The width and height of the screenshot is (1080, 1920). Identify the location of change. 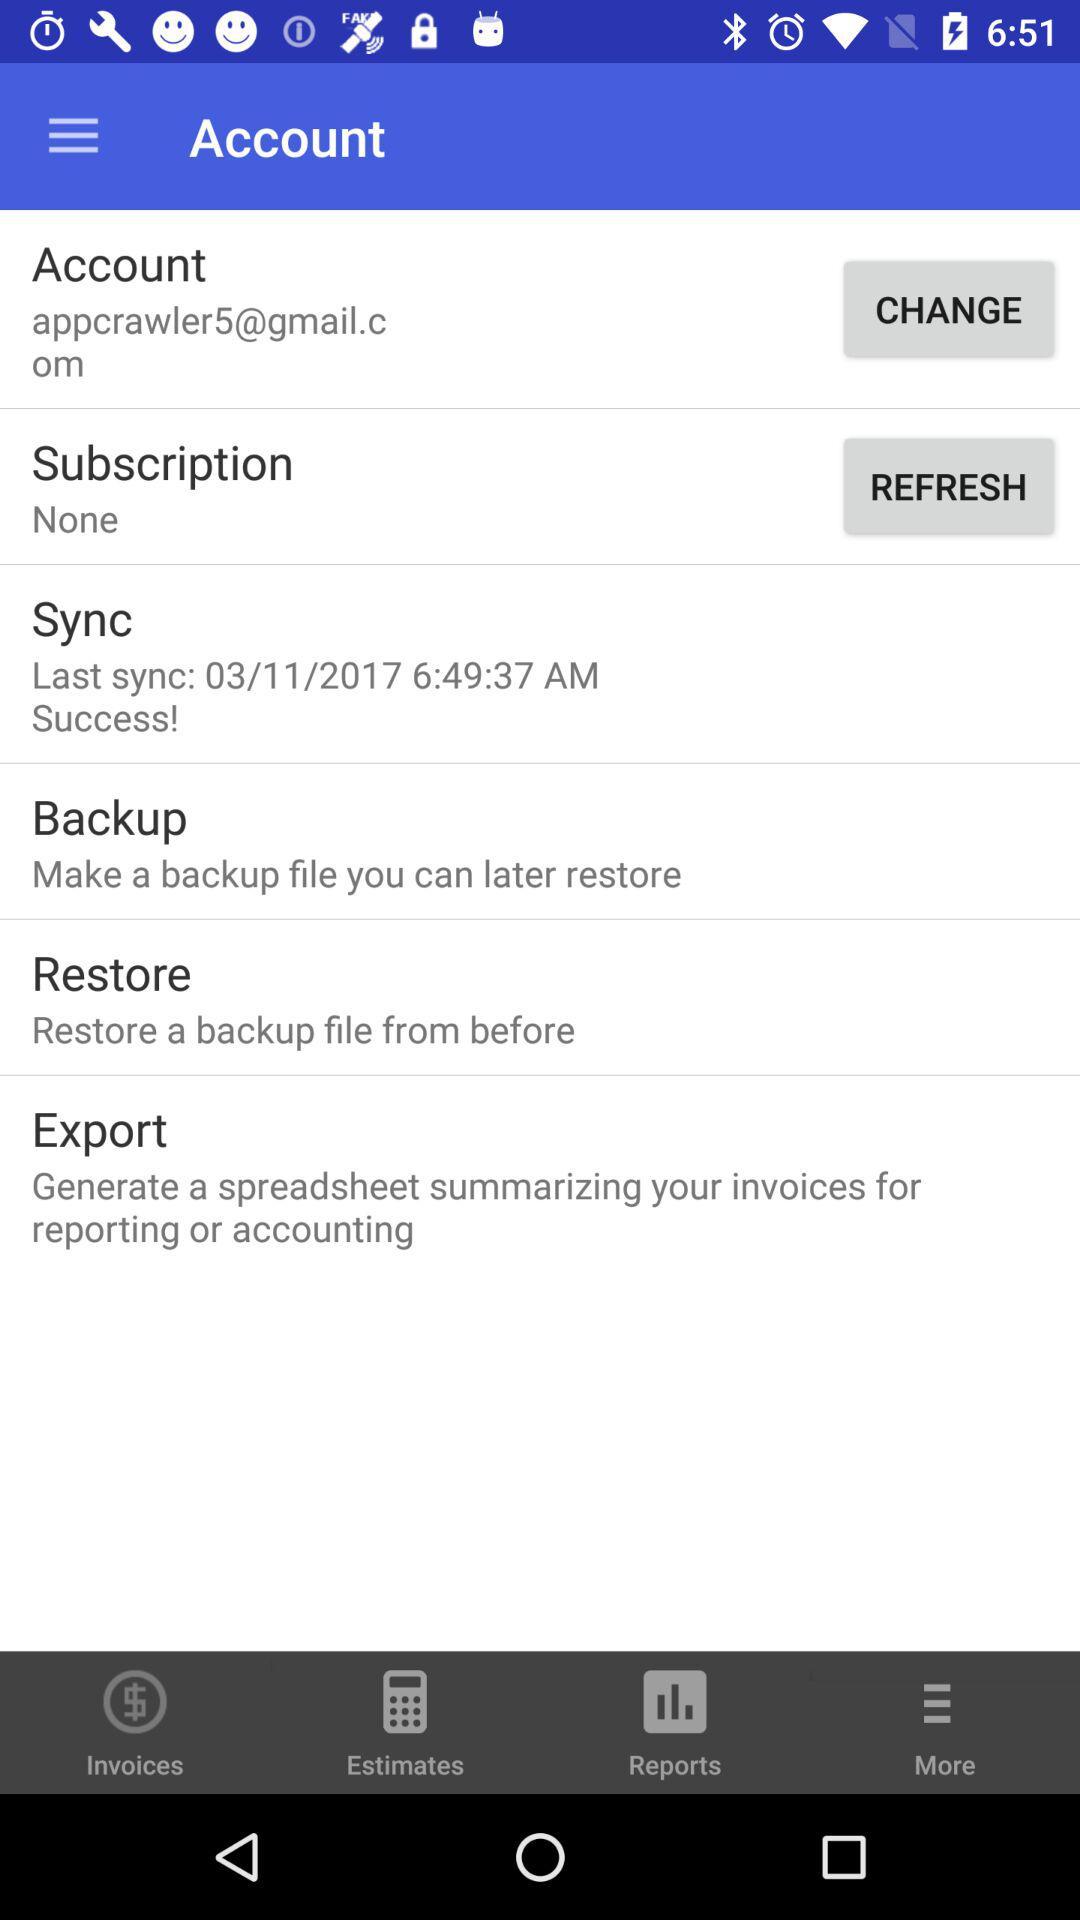
(947, 307).